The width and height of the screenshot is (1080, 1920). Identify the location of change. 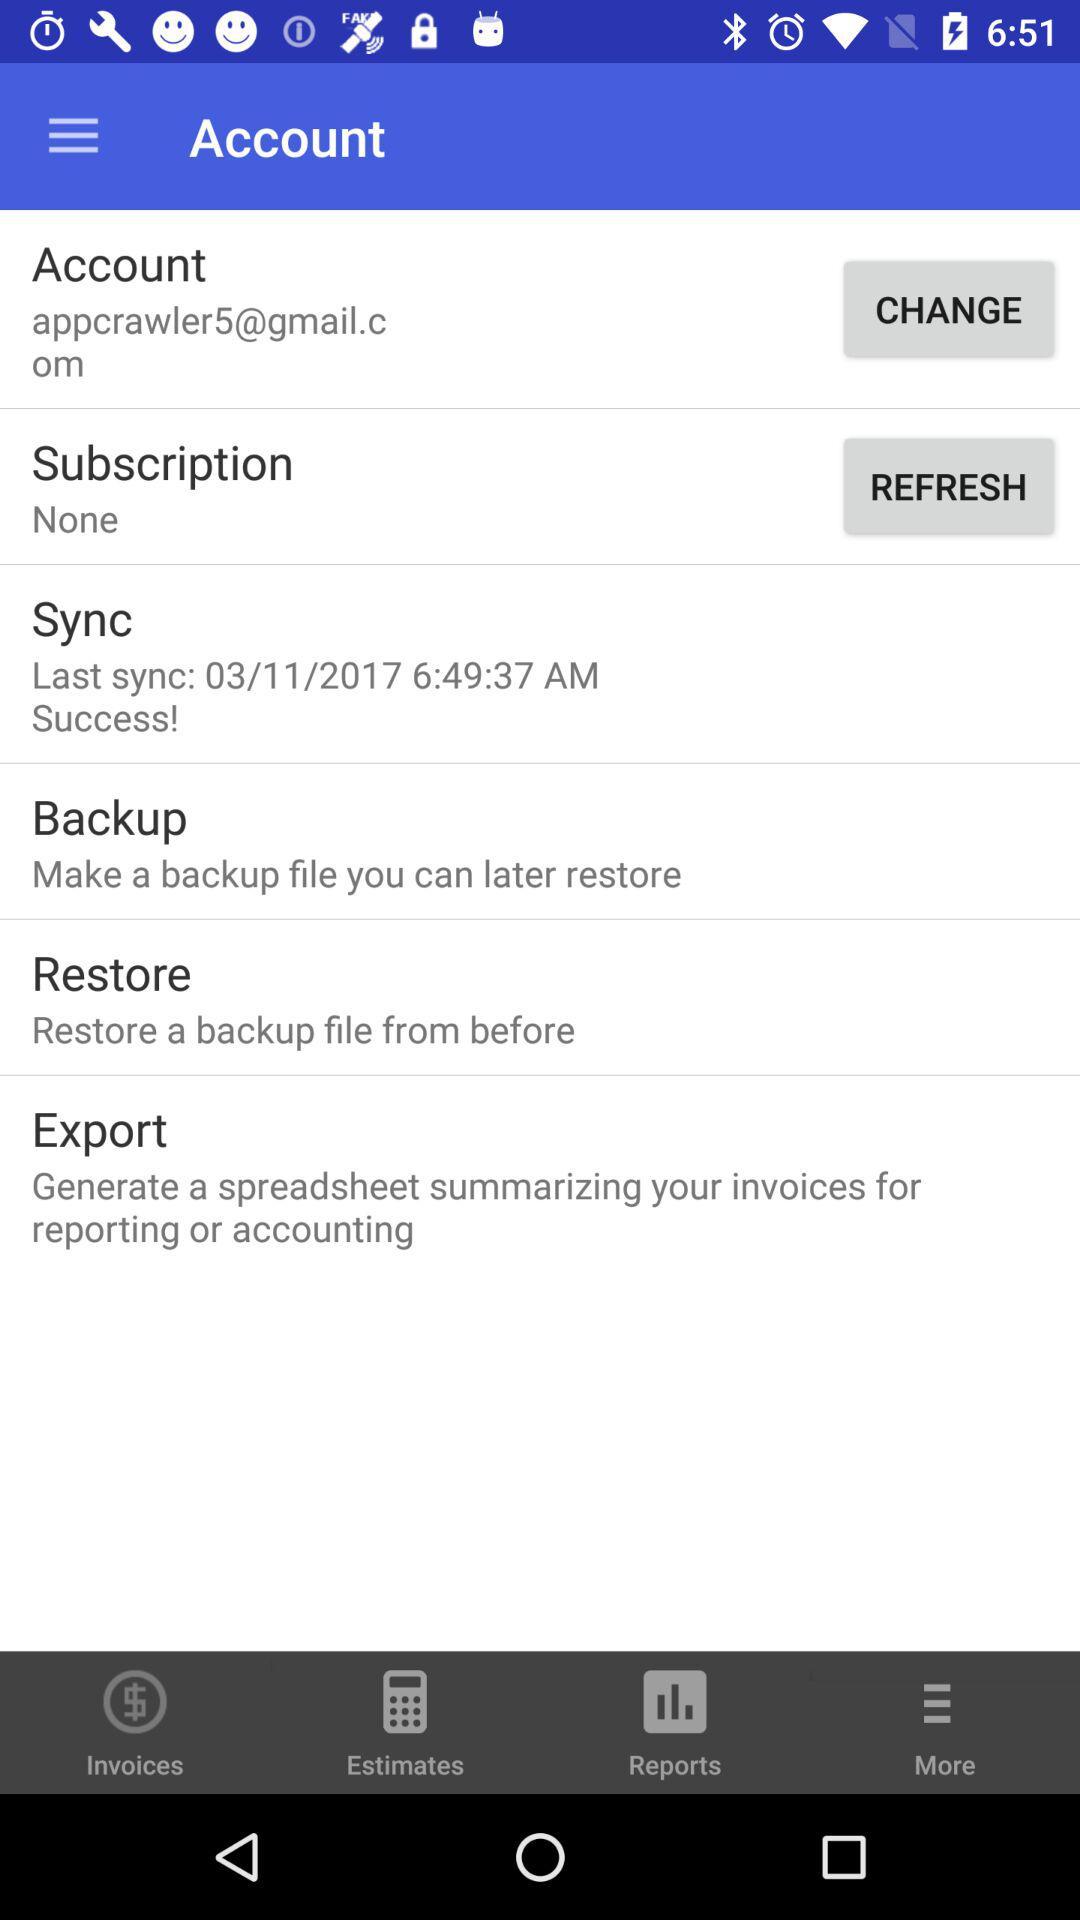
(947, 307).